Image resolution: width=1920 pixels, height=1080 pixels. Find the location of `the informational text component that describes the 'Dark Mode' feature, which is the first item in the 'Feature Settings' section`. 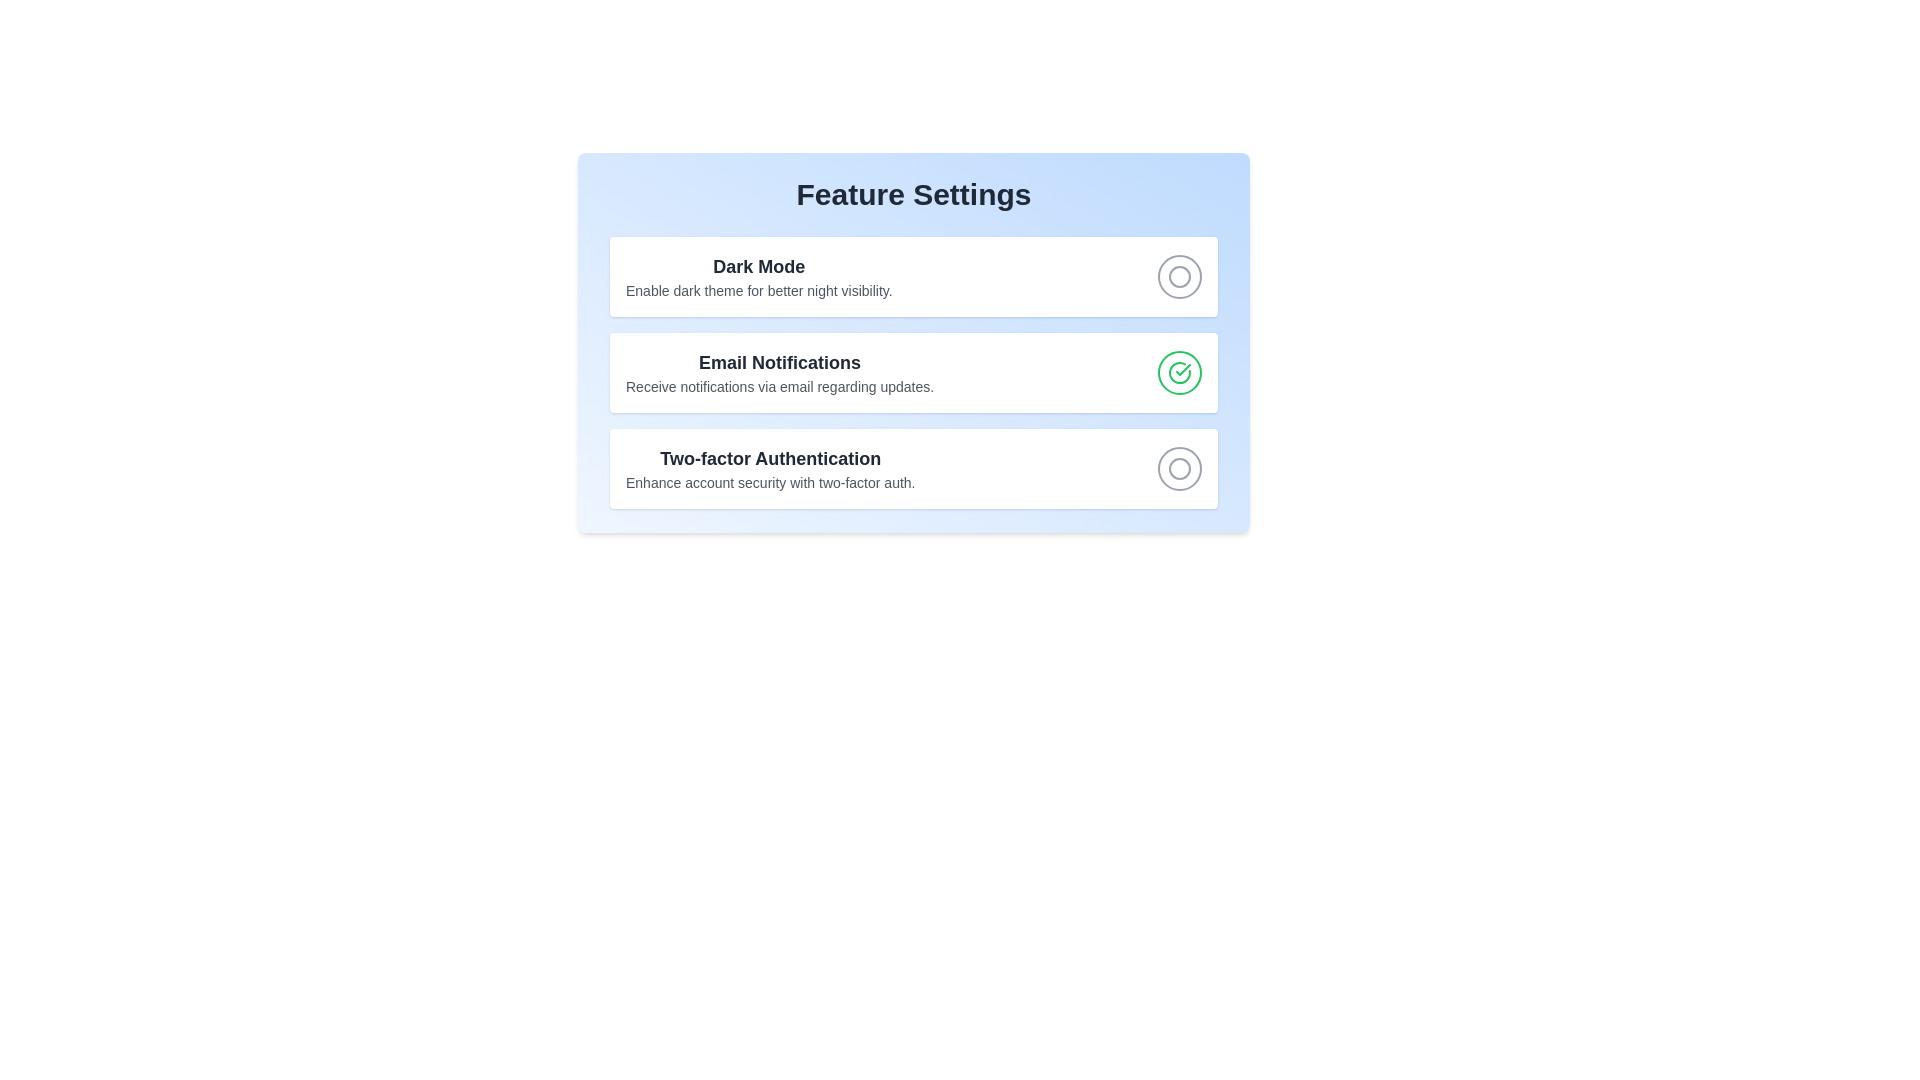

the informational text component that describes the 'Dark Mode' feature, which is the first item in the 'Feature Settings' section is located at coordinates (758, 277).